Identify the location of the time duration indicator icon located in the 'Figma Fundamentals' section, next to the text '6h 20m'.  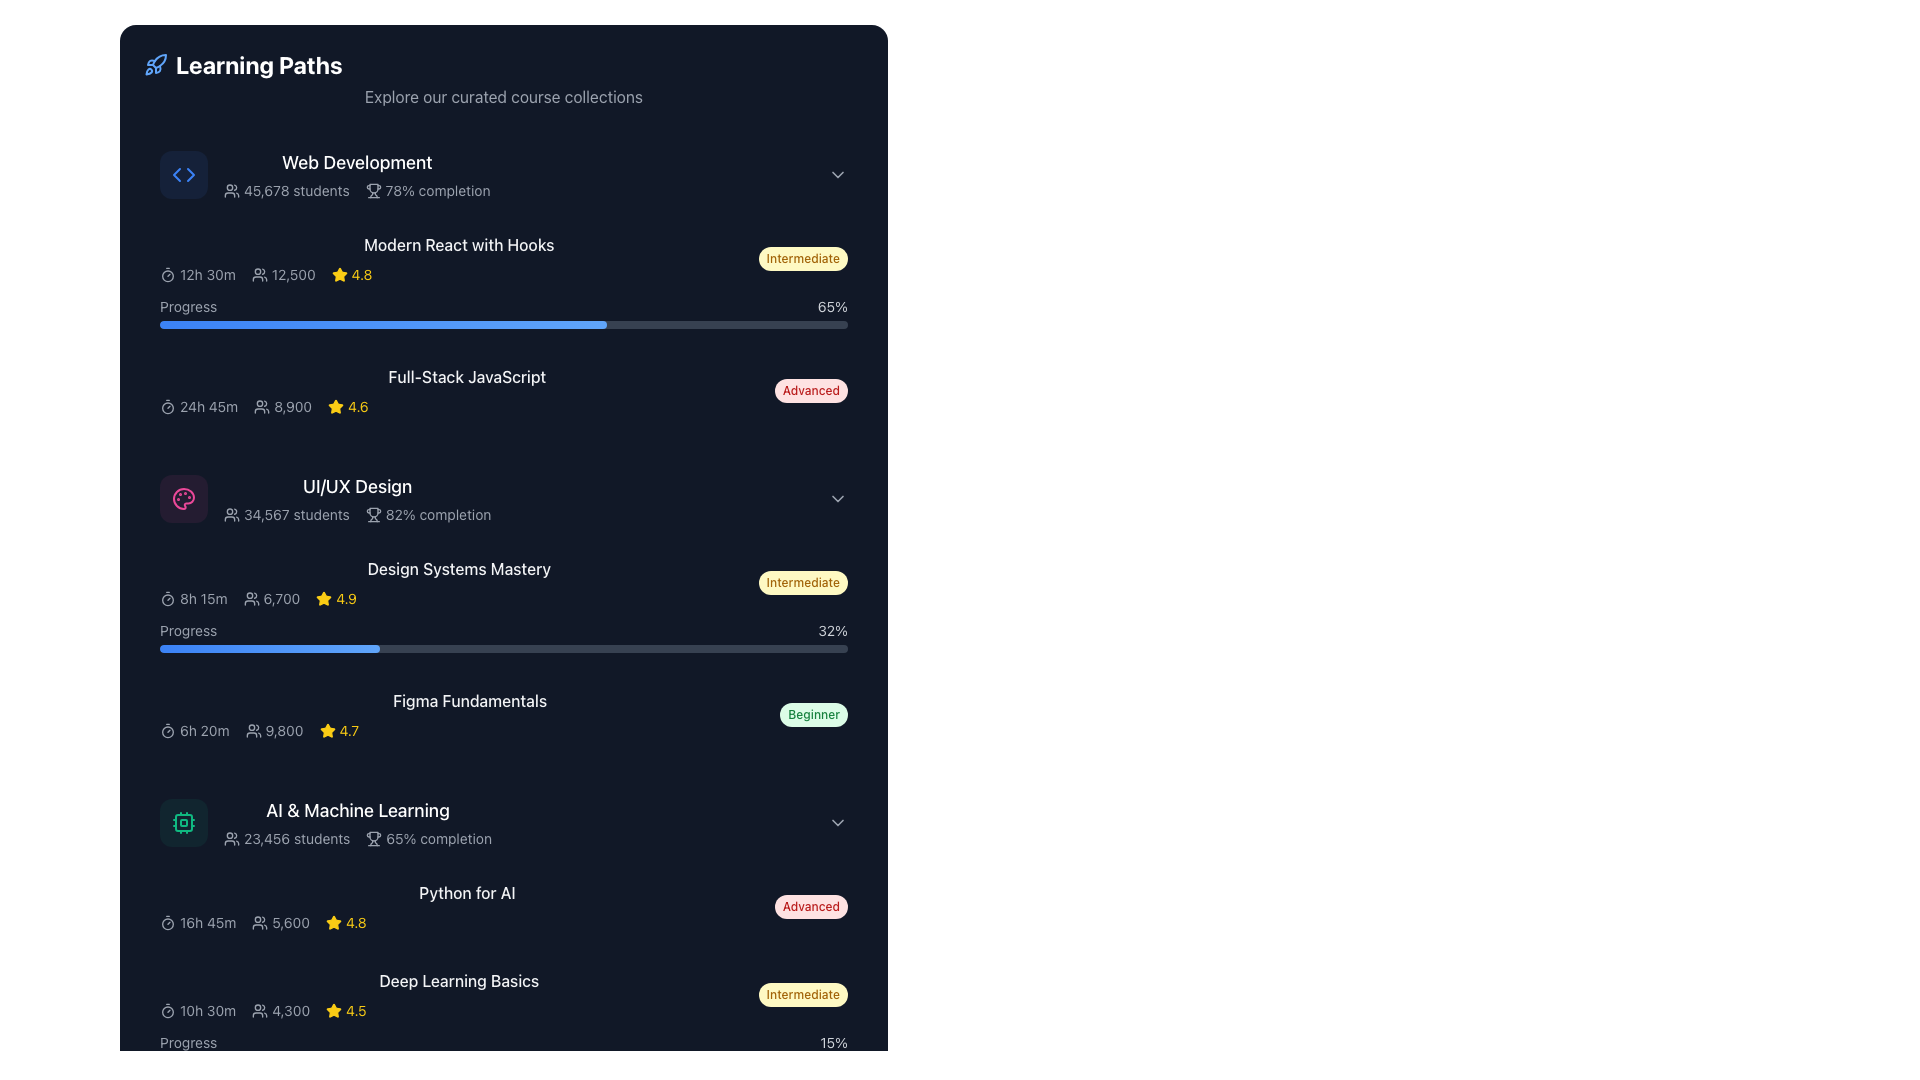
(168, 731).